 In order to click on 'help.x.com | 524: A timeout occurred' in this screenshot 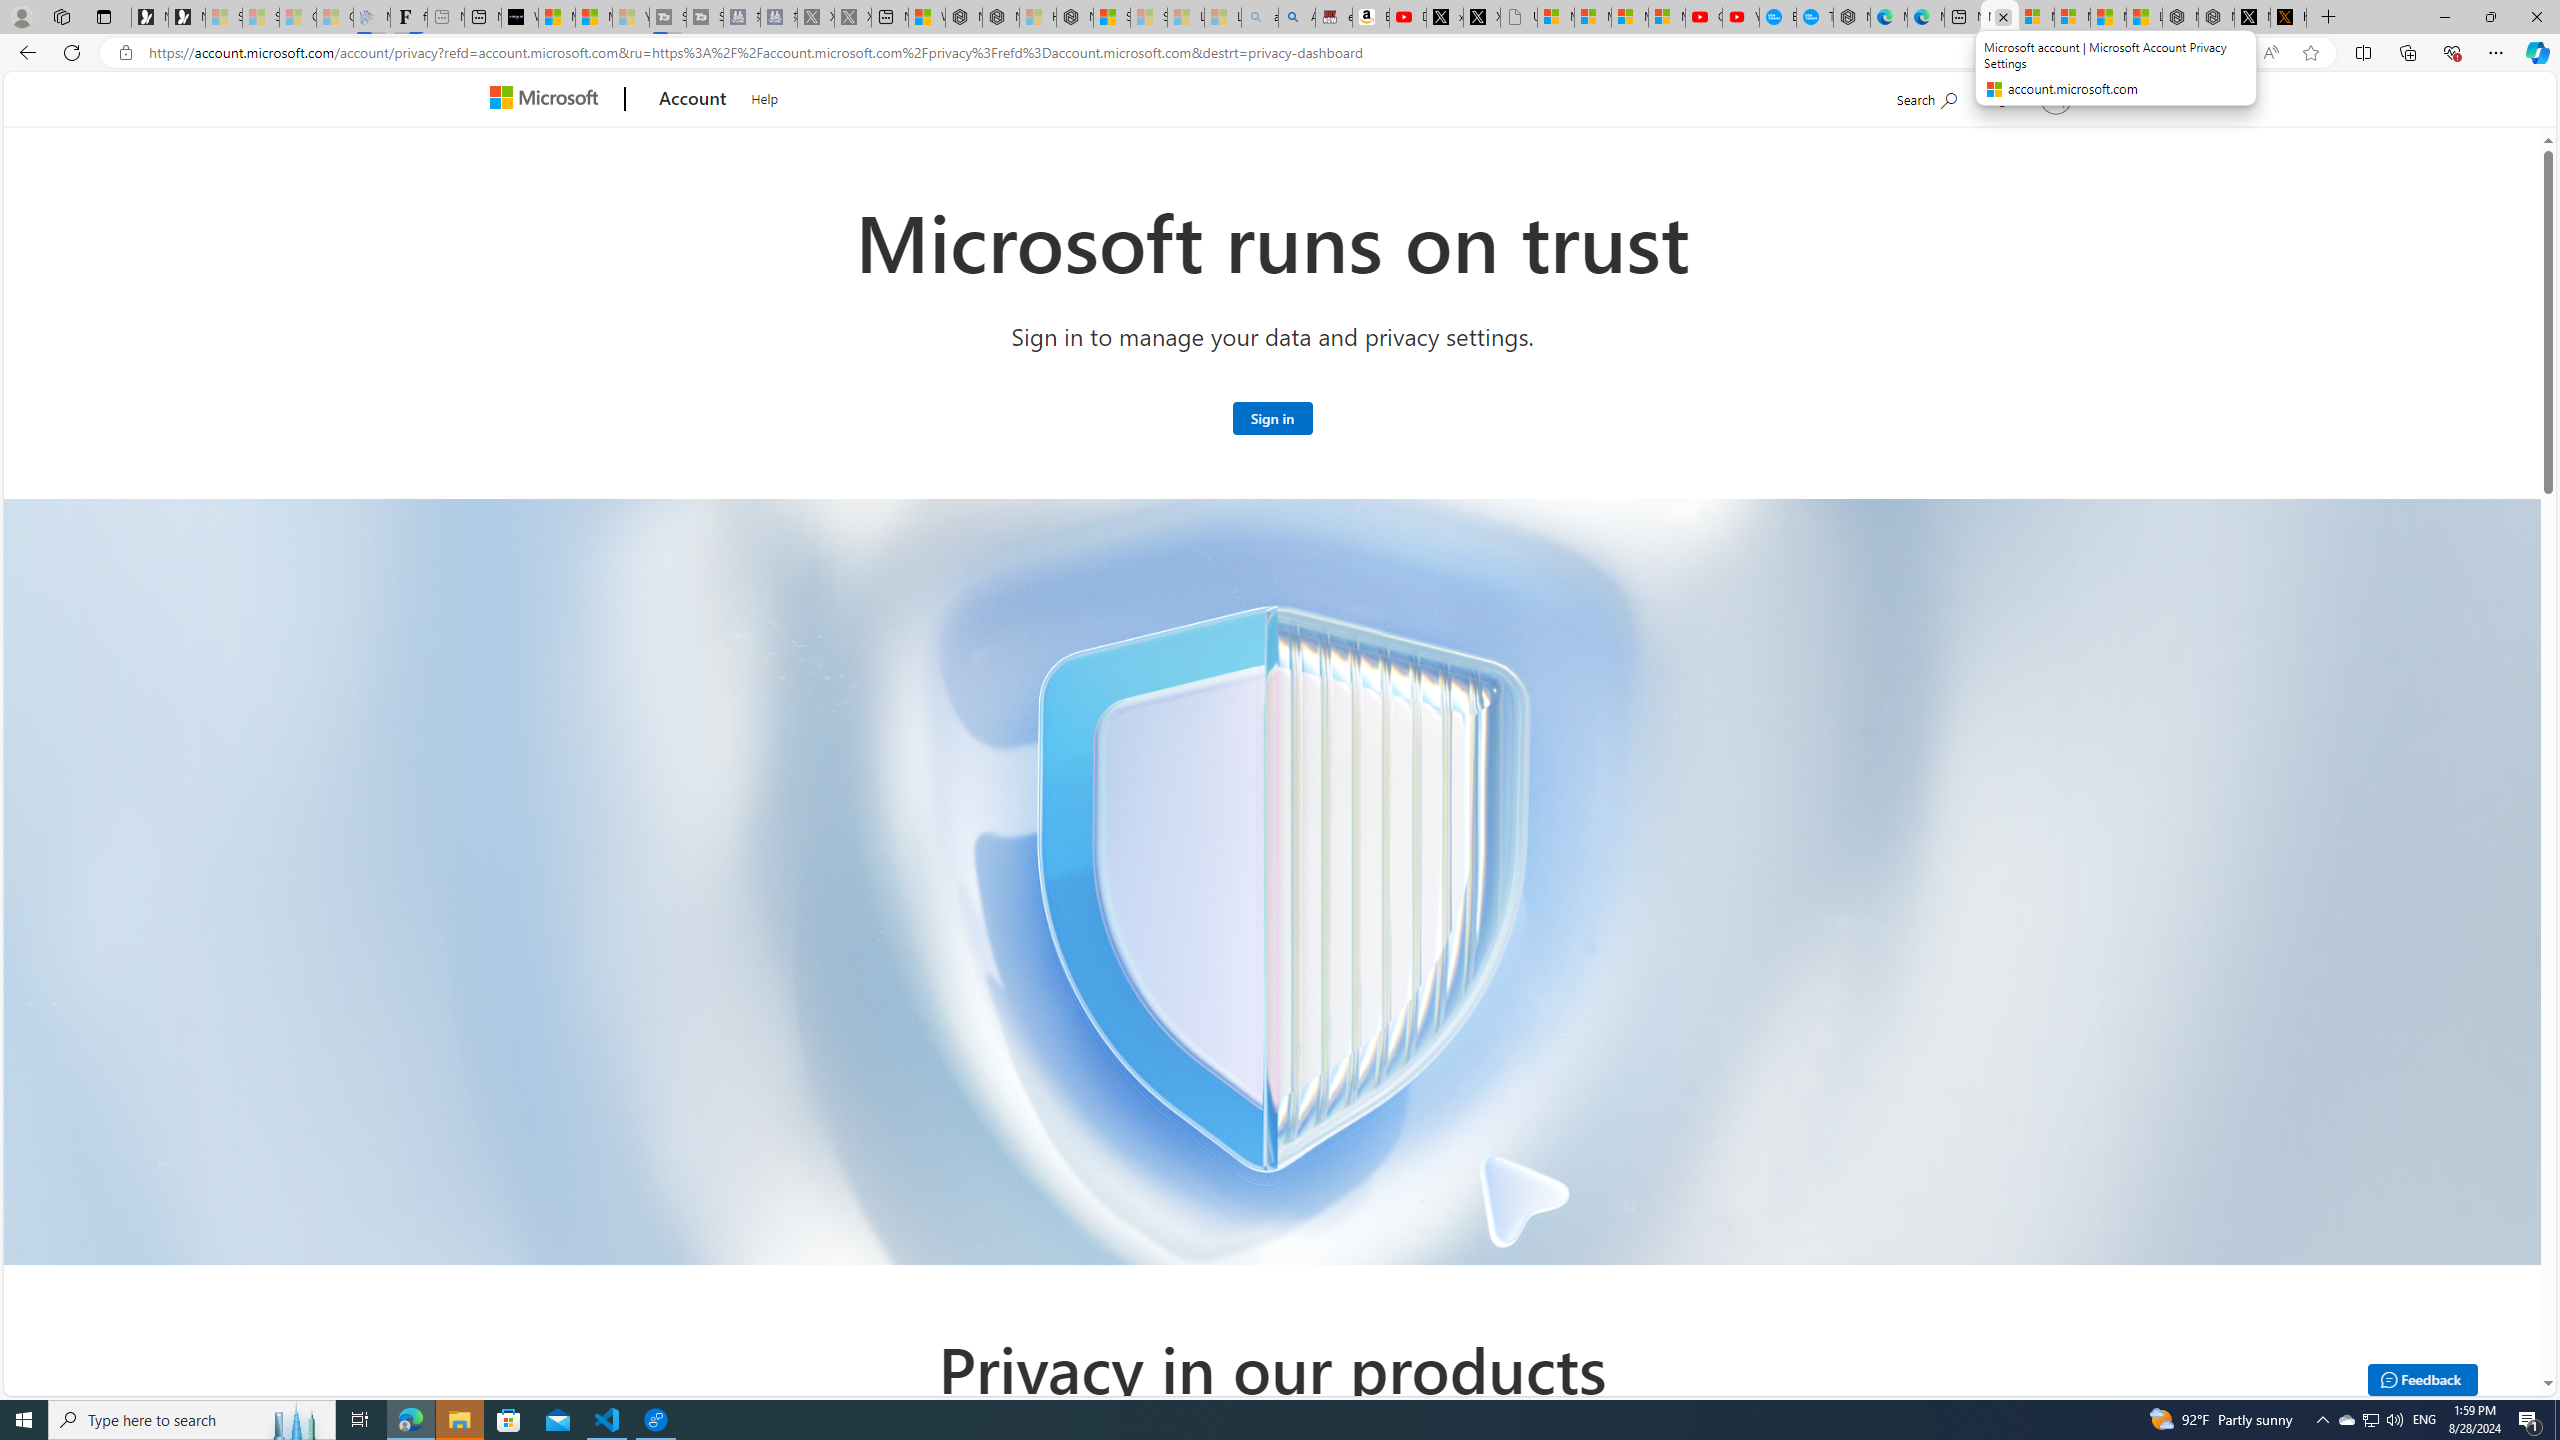, I will do `click(2287, 16)`.